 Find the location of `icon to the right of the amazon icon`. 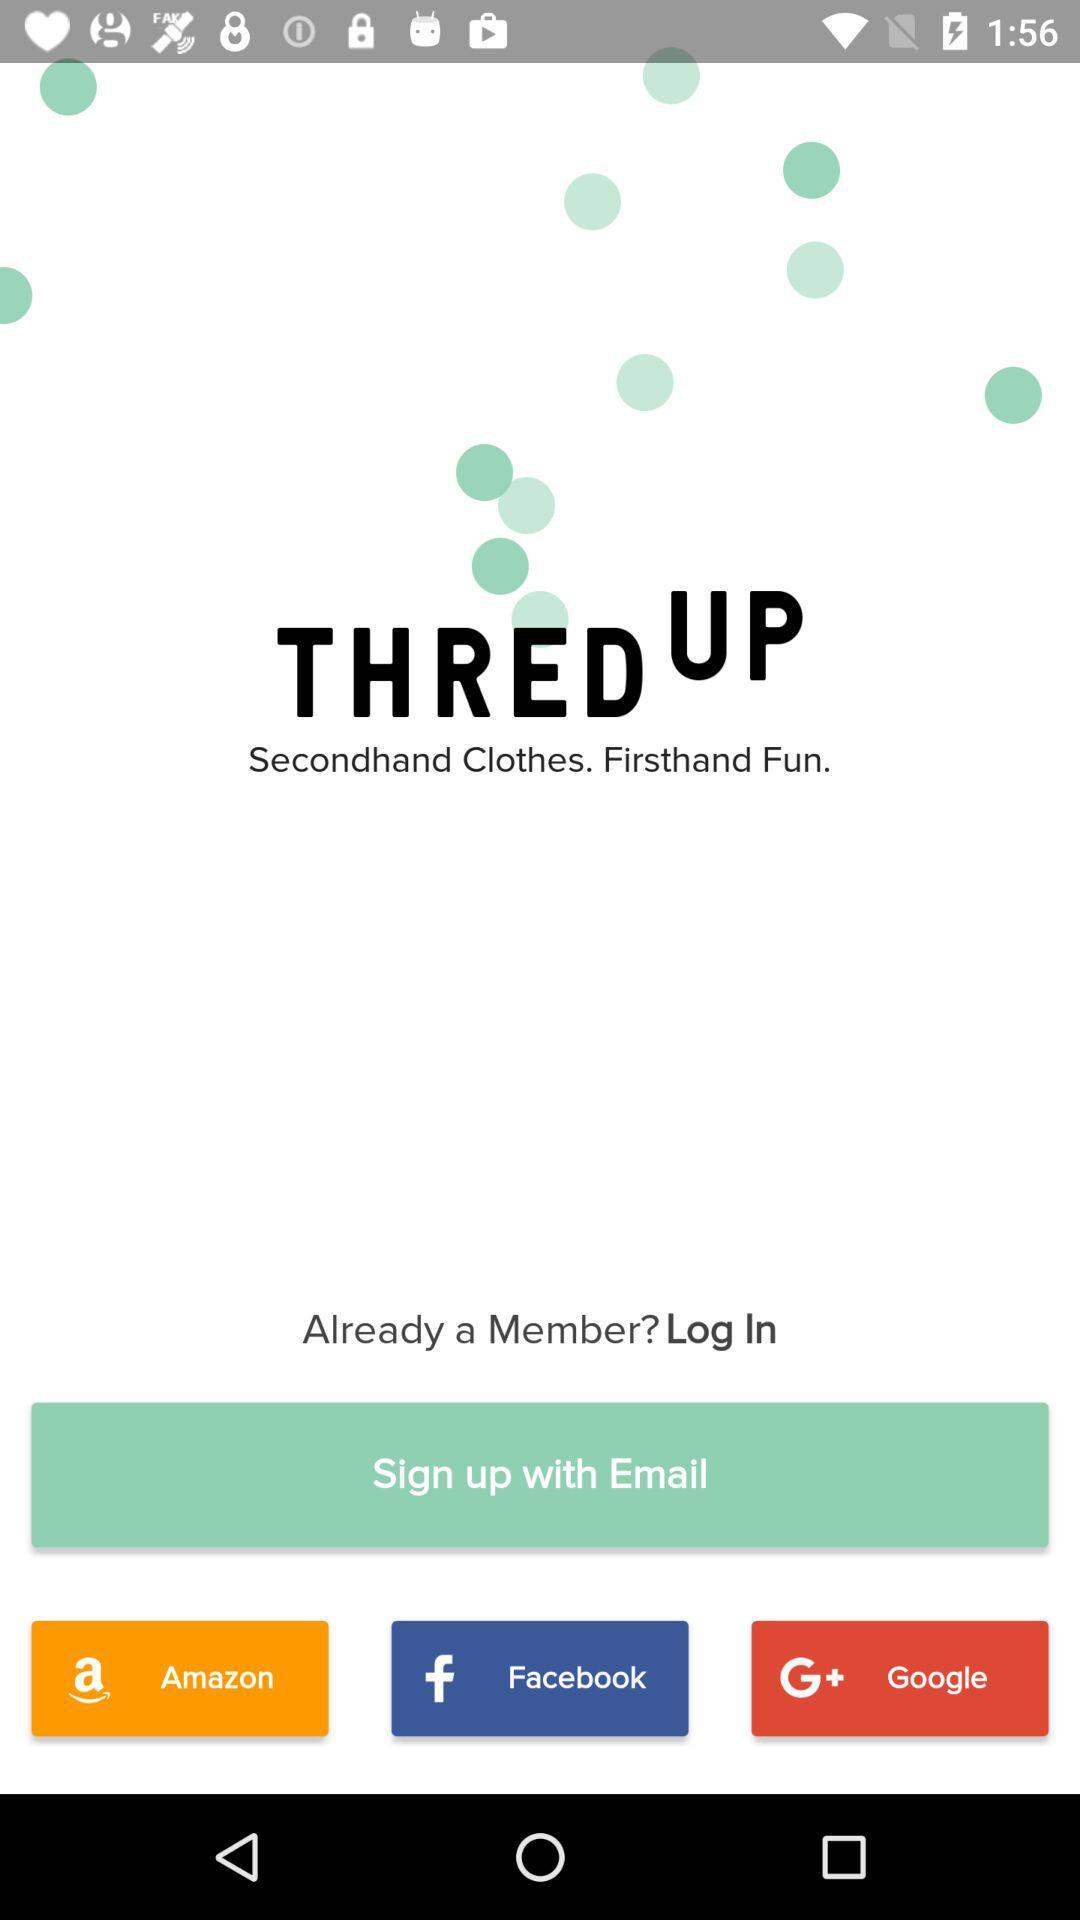

icon to the right of the amazon icon is located at coordinates (540, 1678).